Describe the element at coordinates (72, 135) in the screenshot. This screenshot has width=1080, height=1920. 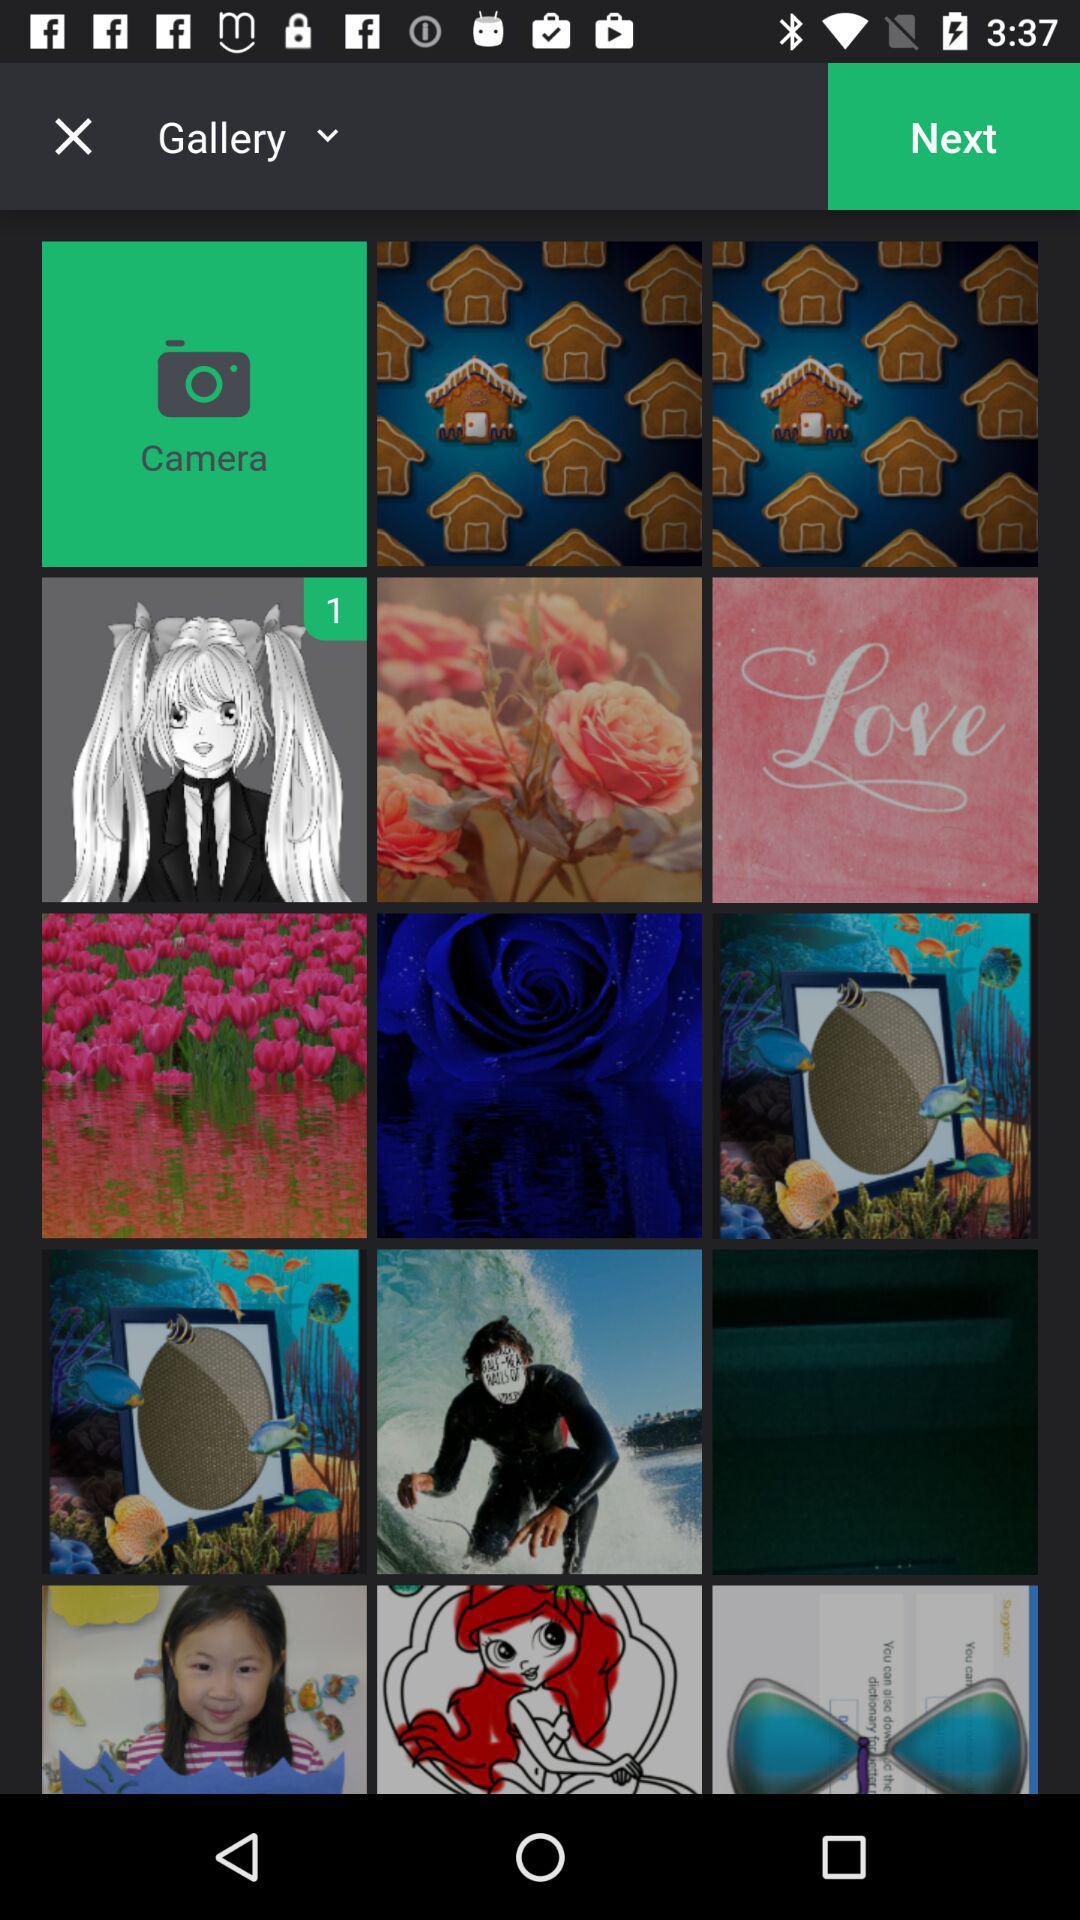
I see `close` at that location.